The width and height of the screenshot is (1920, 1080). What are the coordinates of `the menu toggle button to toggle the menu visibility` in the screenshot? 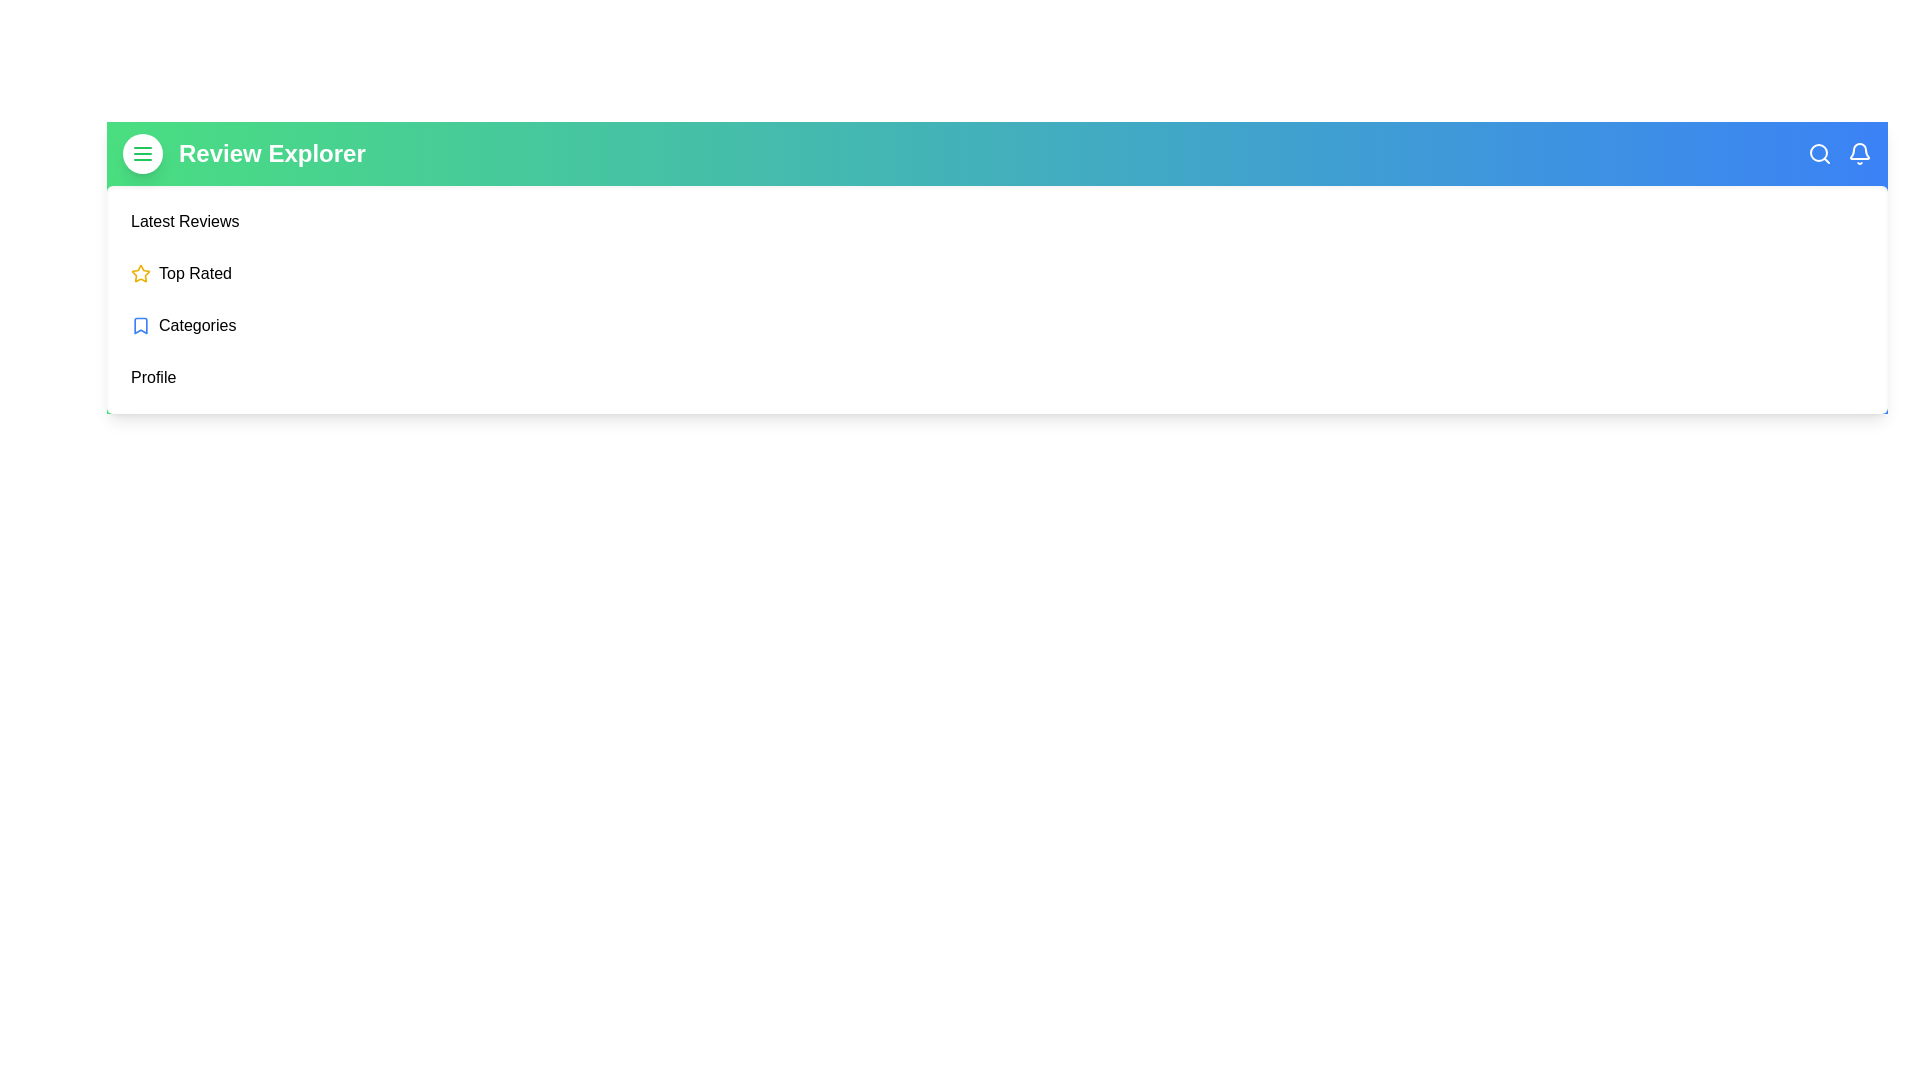 It's located at (142, 153).